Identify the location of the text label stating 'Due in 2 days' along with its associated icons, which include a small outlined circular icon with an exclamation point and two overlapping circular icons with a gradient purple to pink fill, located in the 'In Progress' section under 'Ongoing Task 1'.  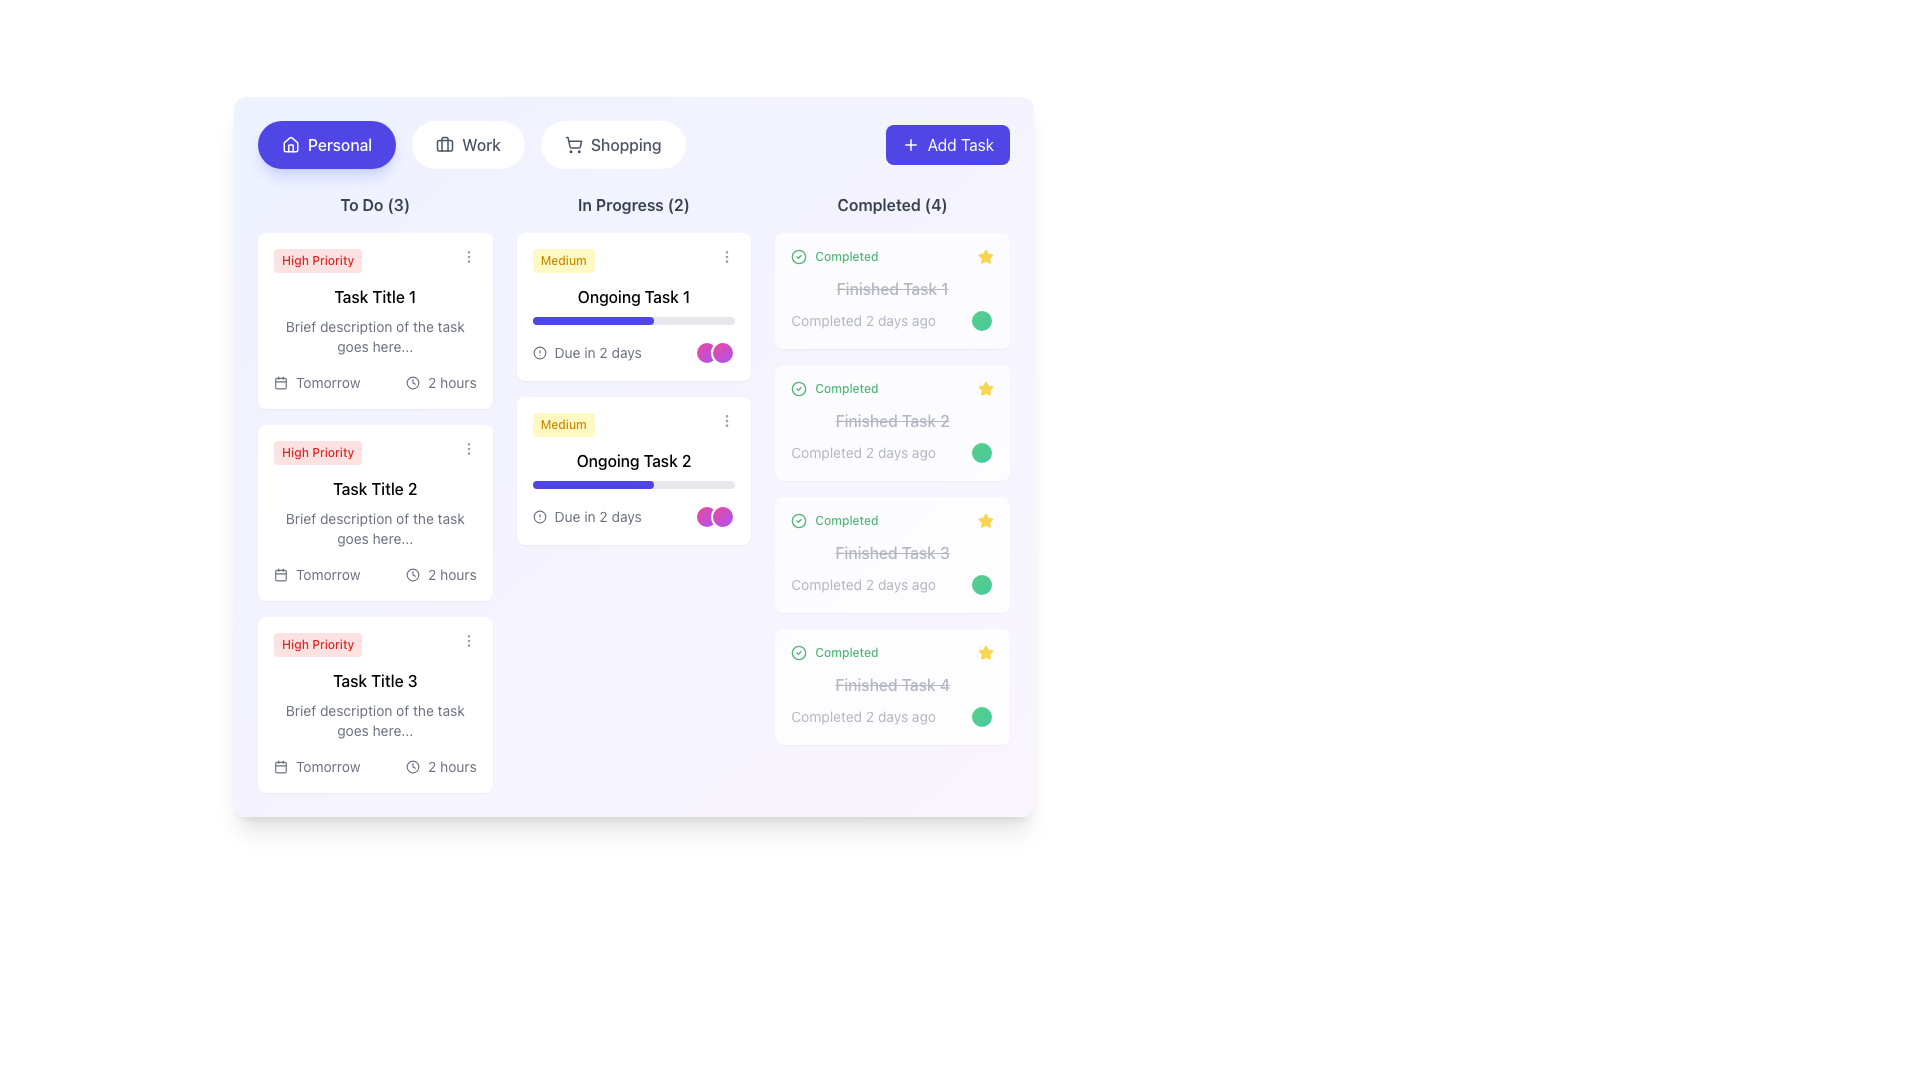
(632, 352).